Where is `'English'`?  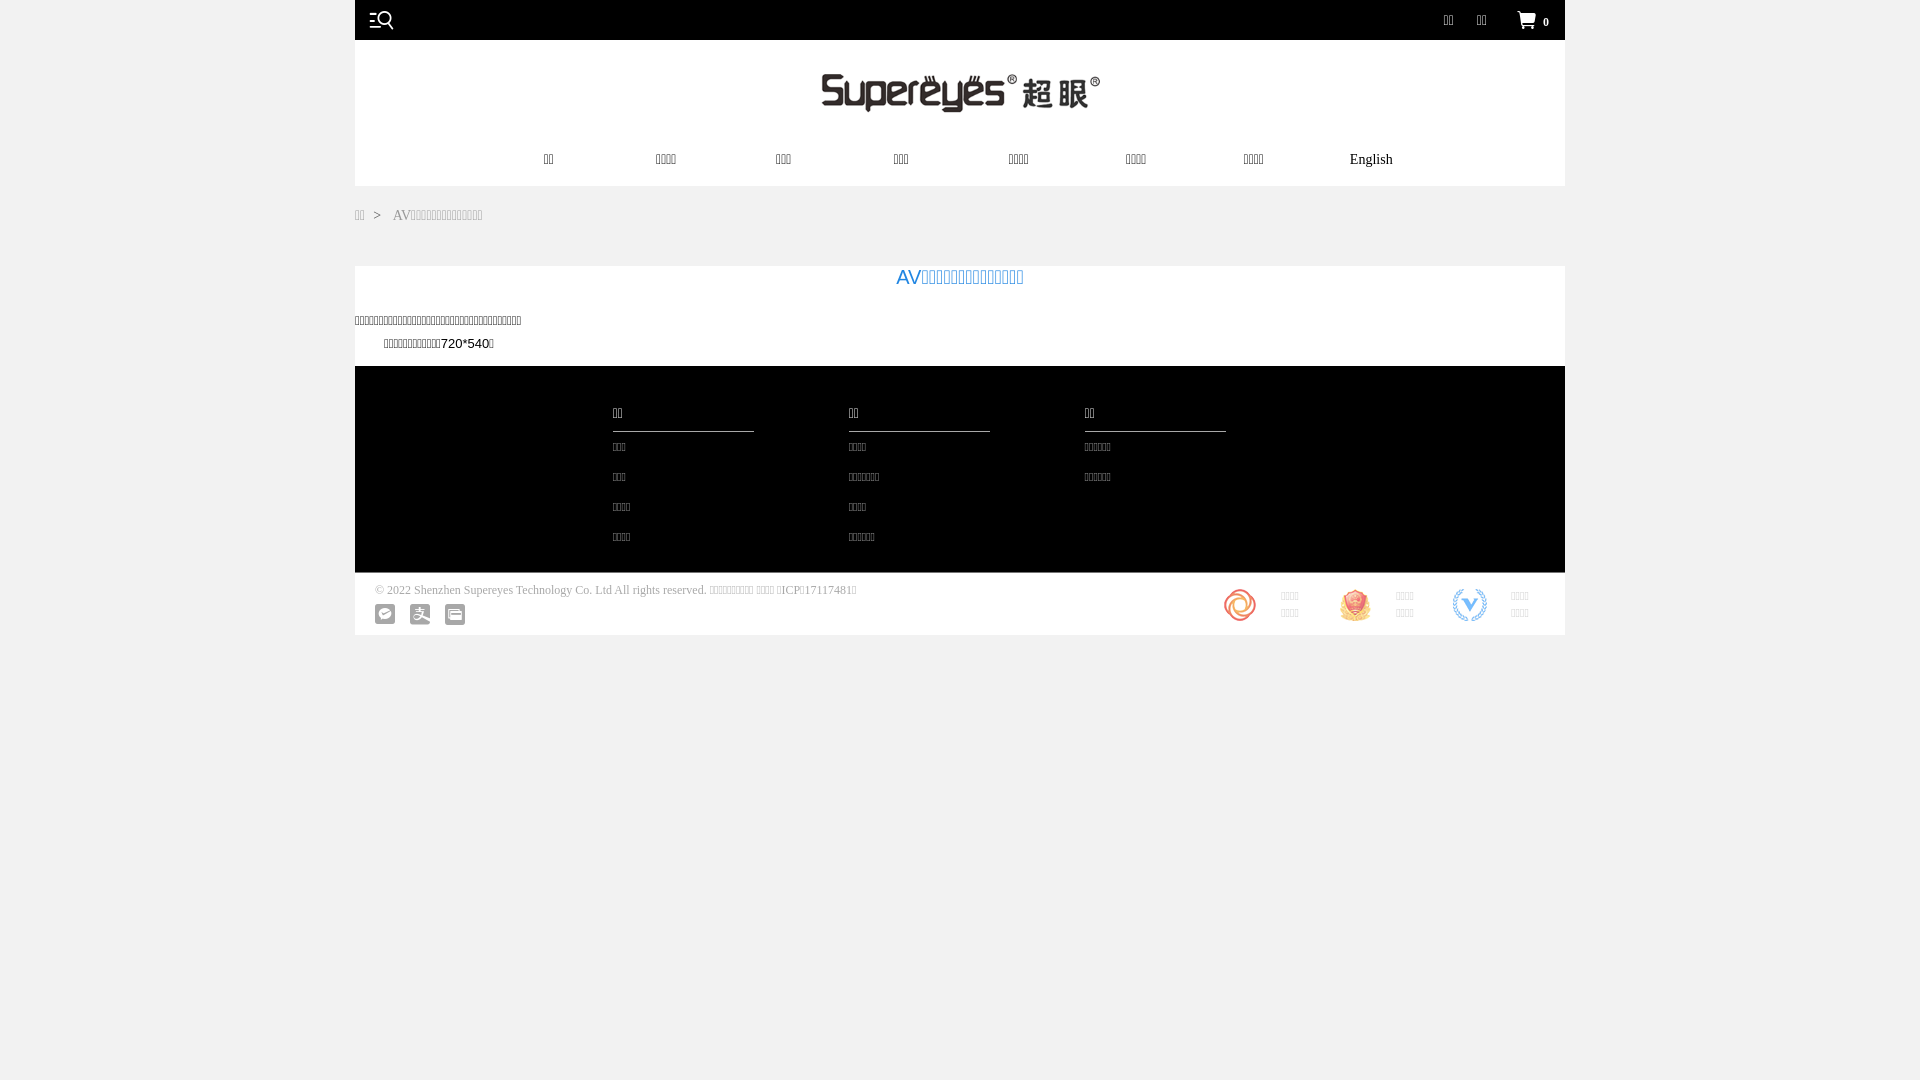
'English' is located at coordinates (1370, 162).